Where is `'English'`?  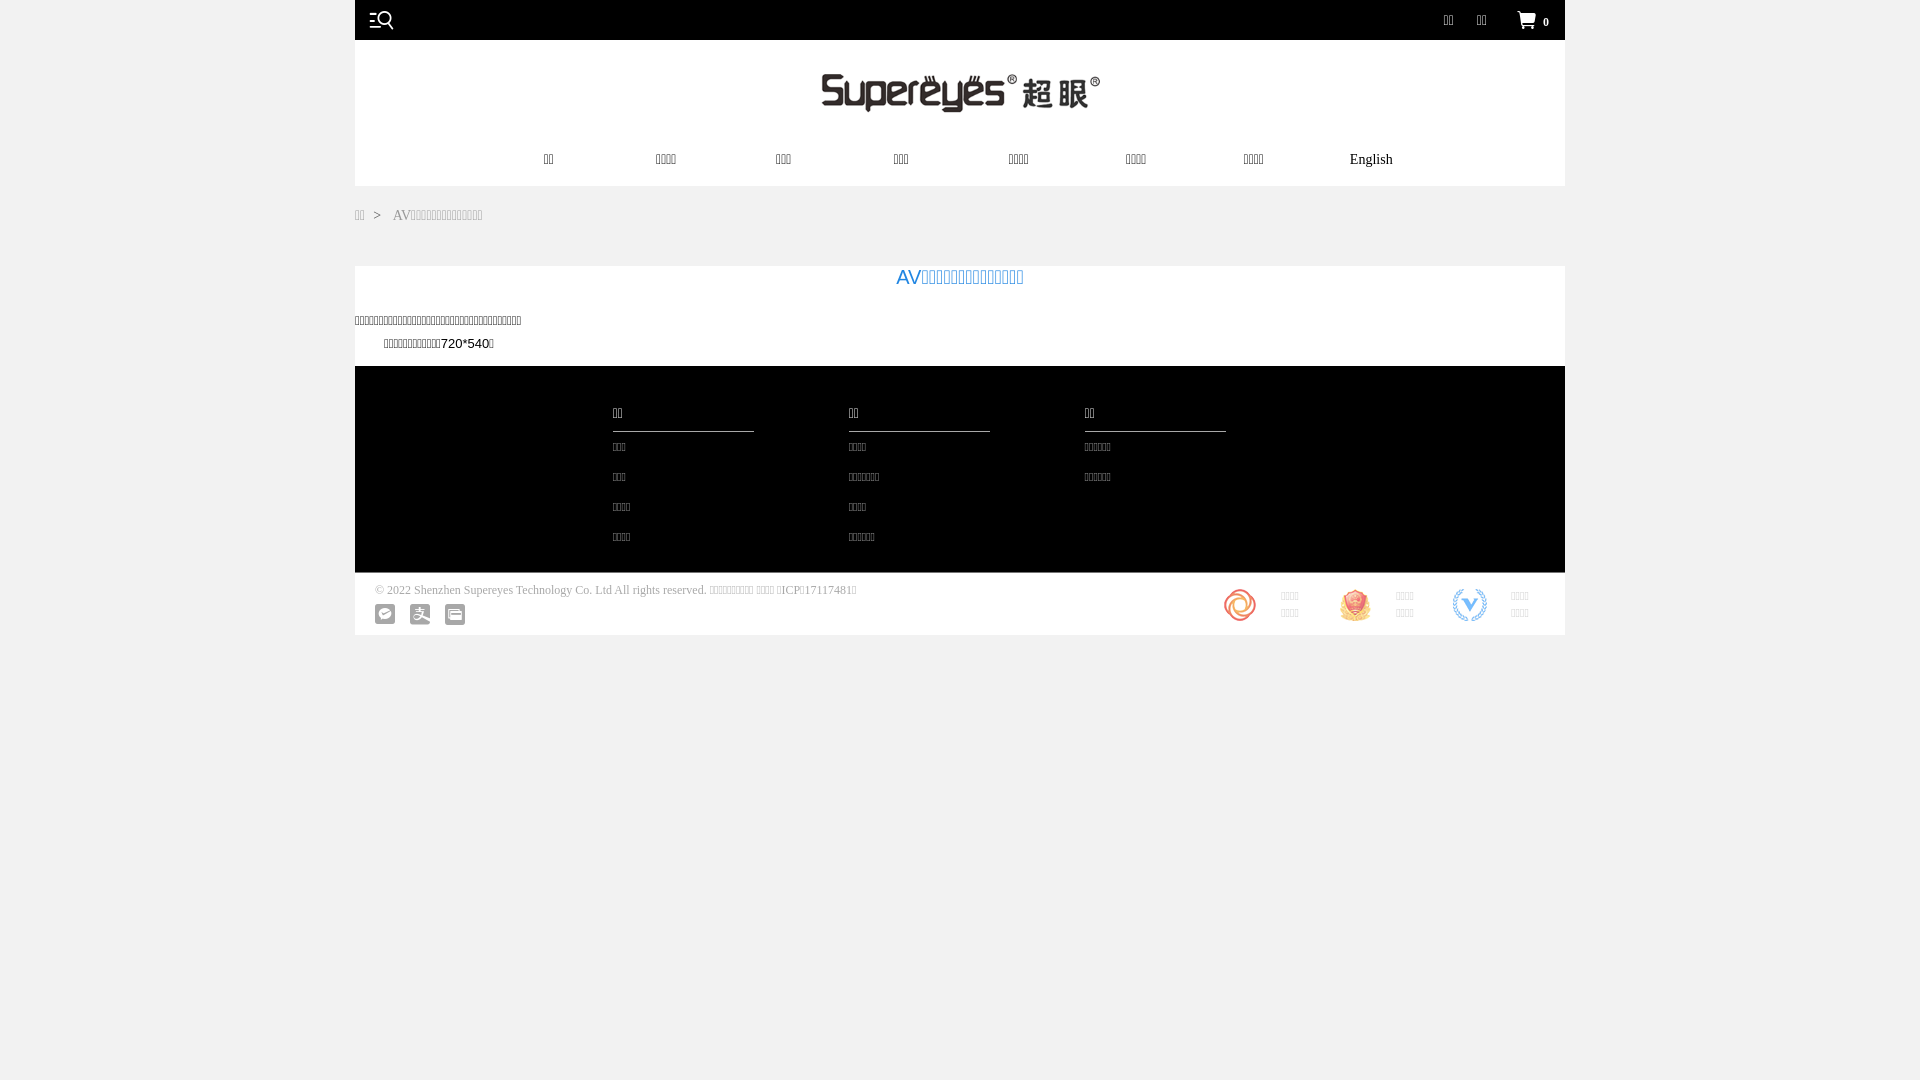
'English' is located at coordinates (1370, 162).